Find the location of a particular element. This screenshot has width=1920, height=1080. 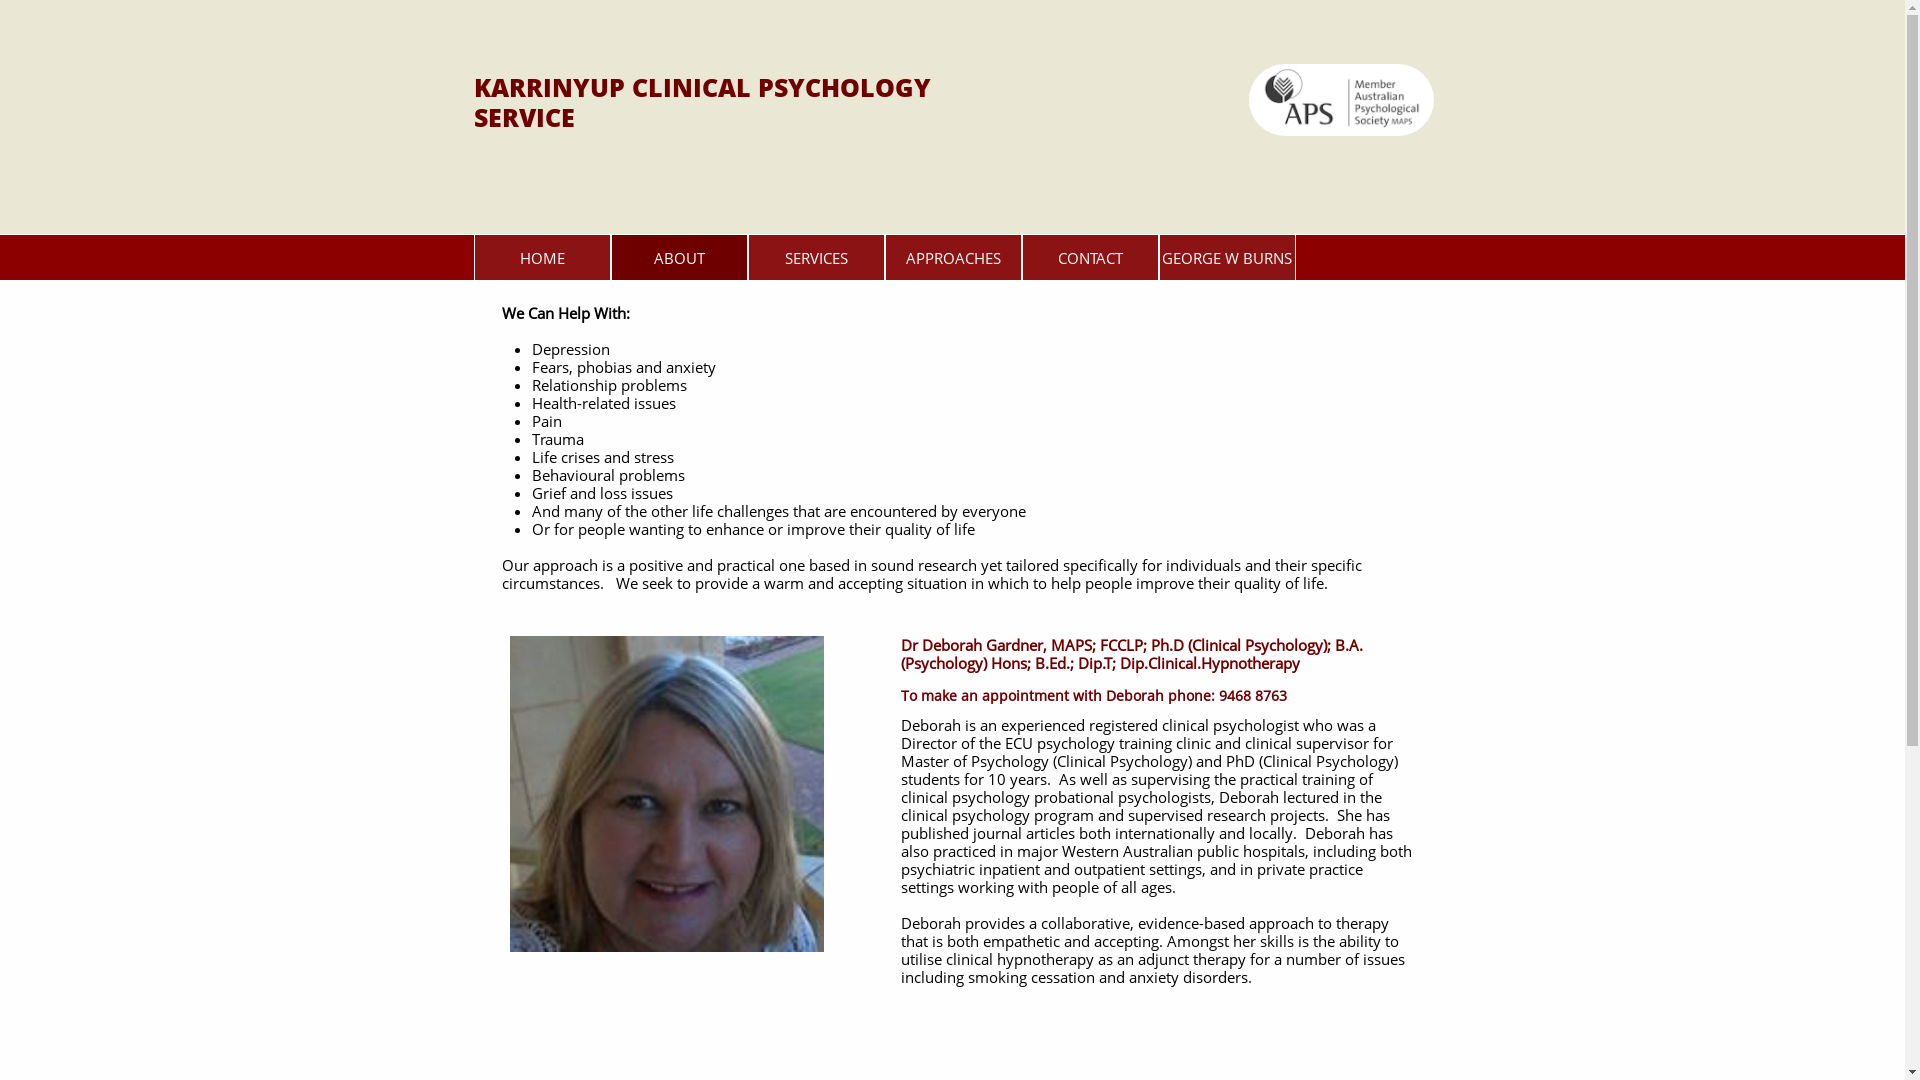

'SERVICES' is located at coordinates (816, 256).